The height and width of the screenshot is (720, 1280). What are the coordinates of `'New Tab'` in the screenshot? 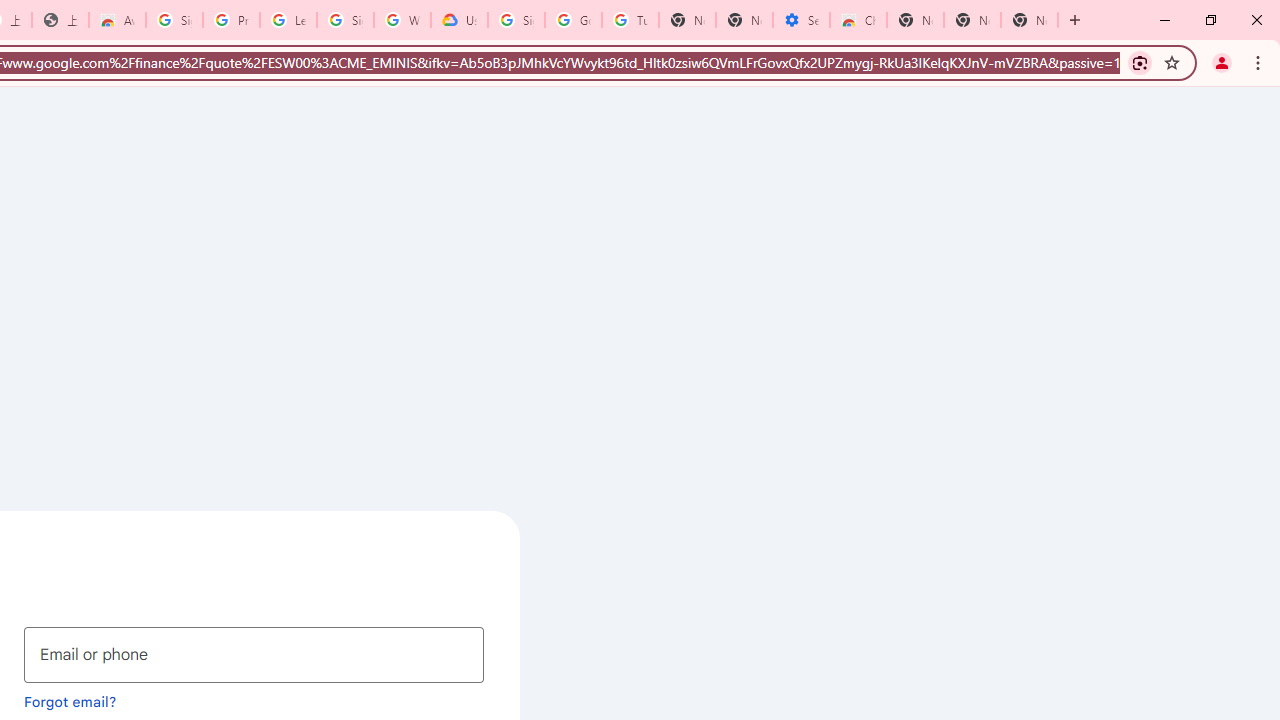 It's located at (1029, 20).